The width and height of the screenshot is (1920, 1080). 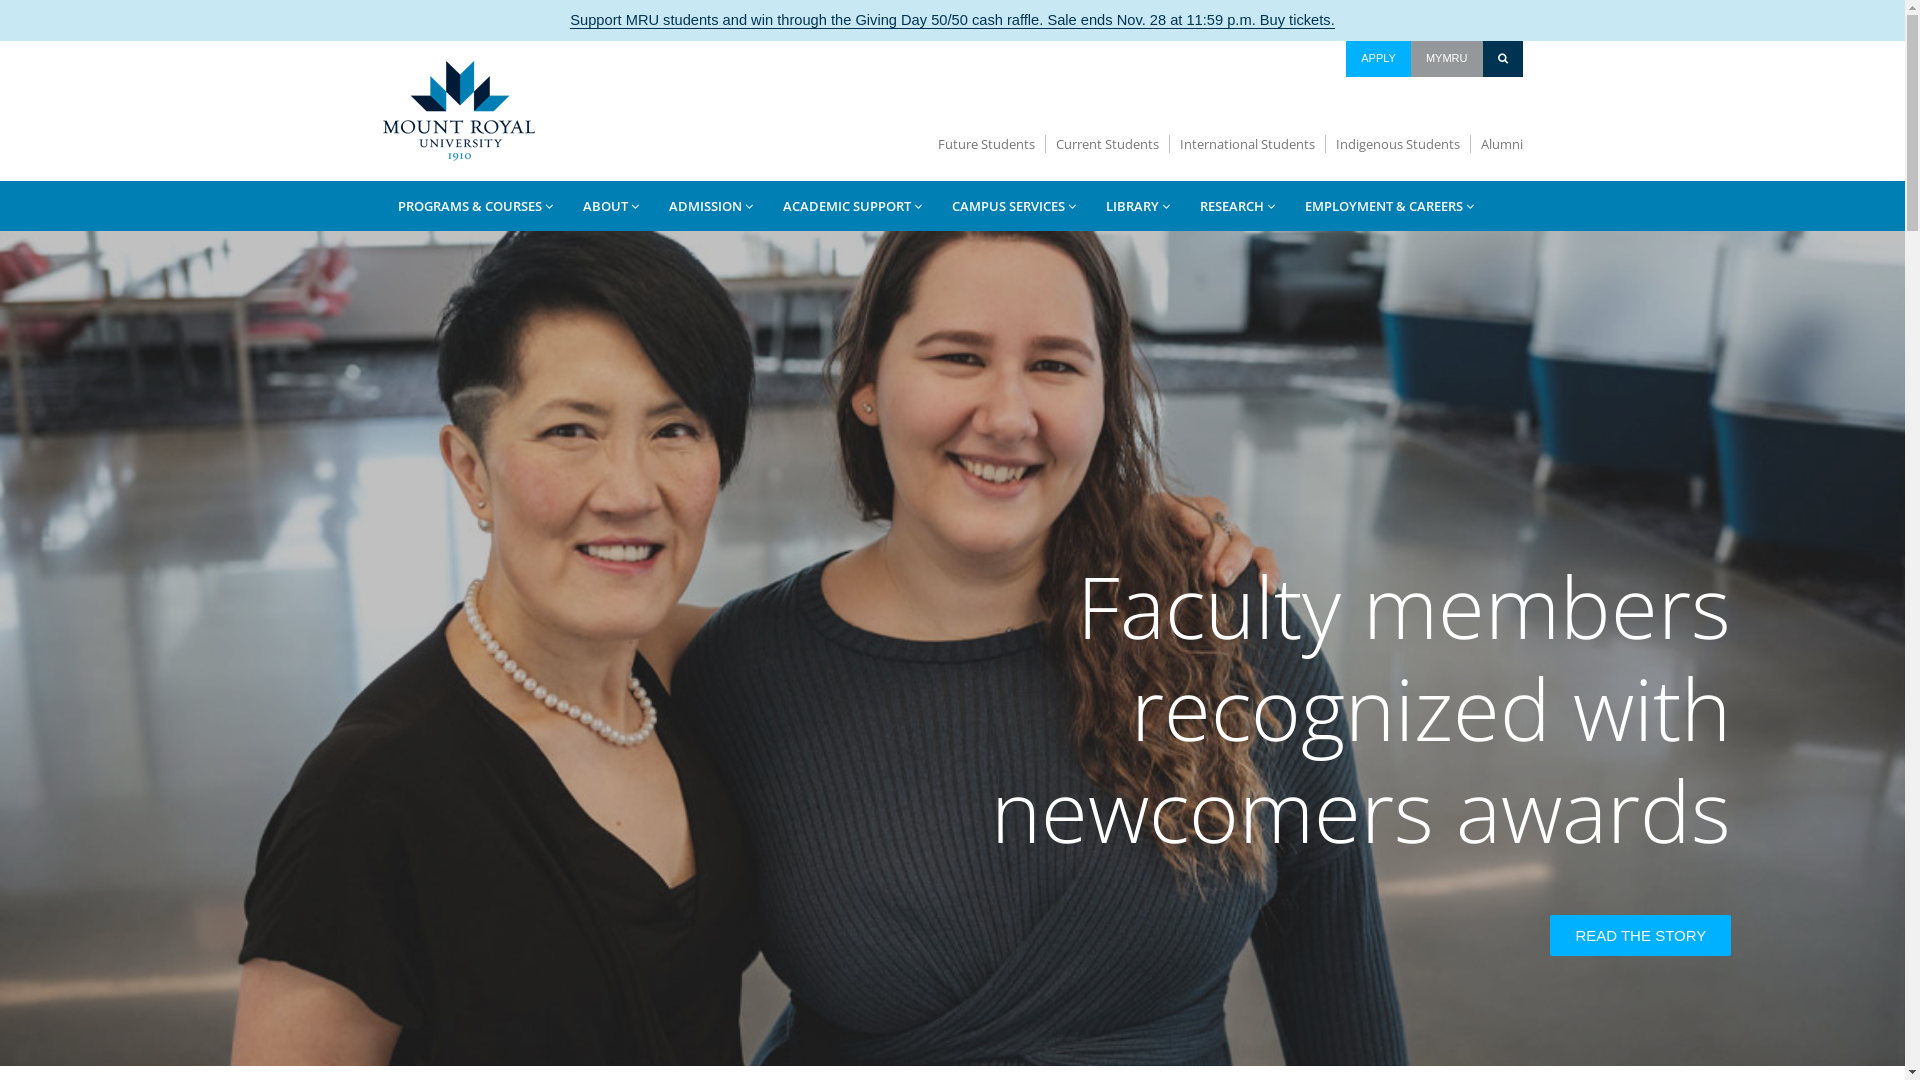 I want to click on 'Alumni', so click(x=1496, y=143).